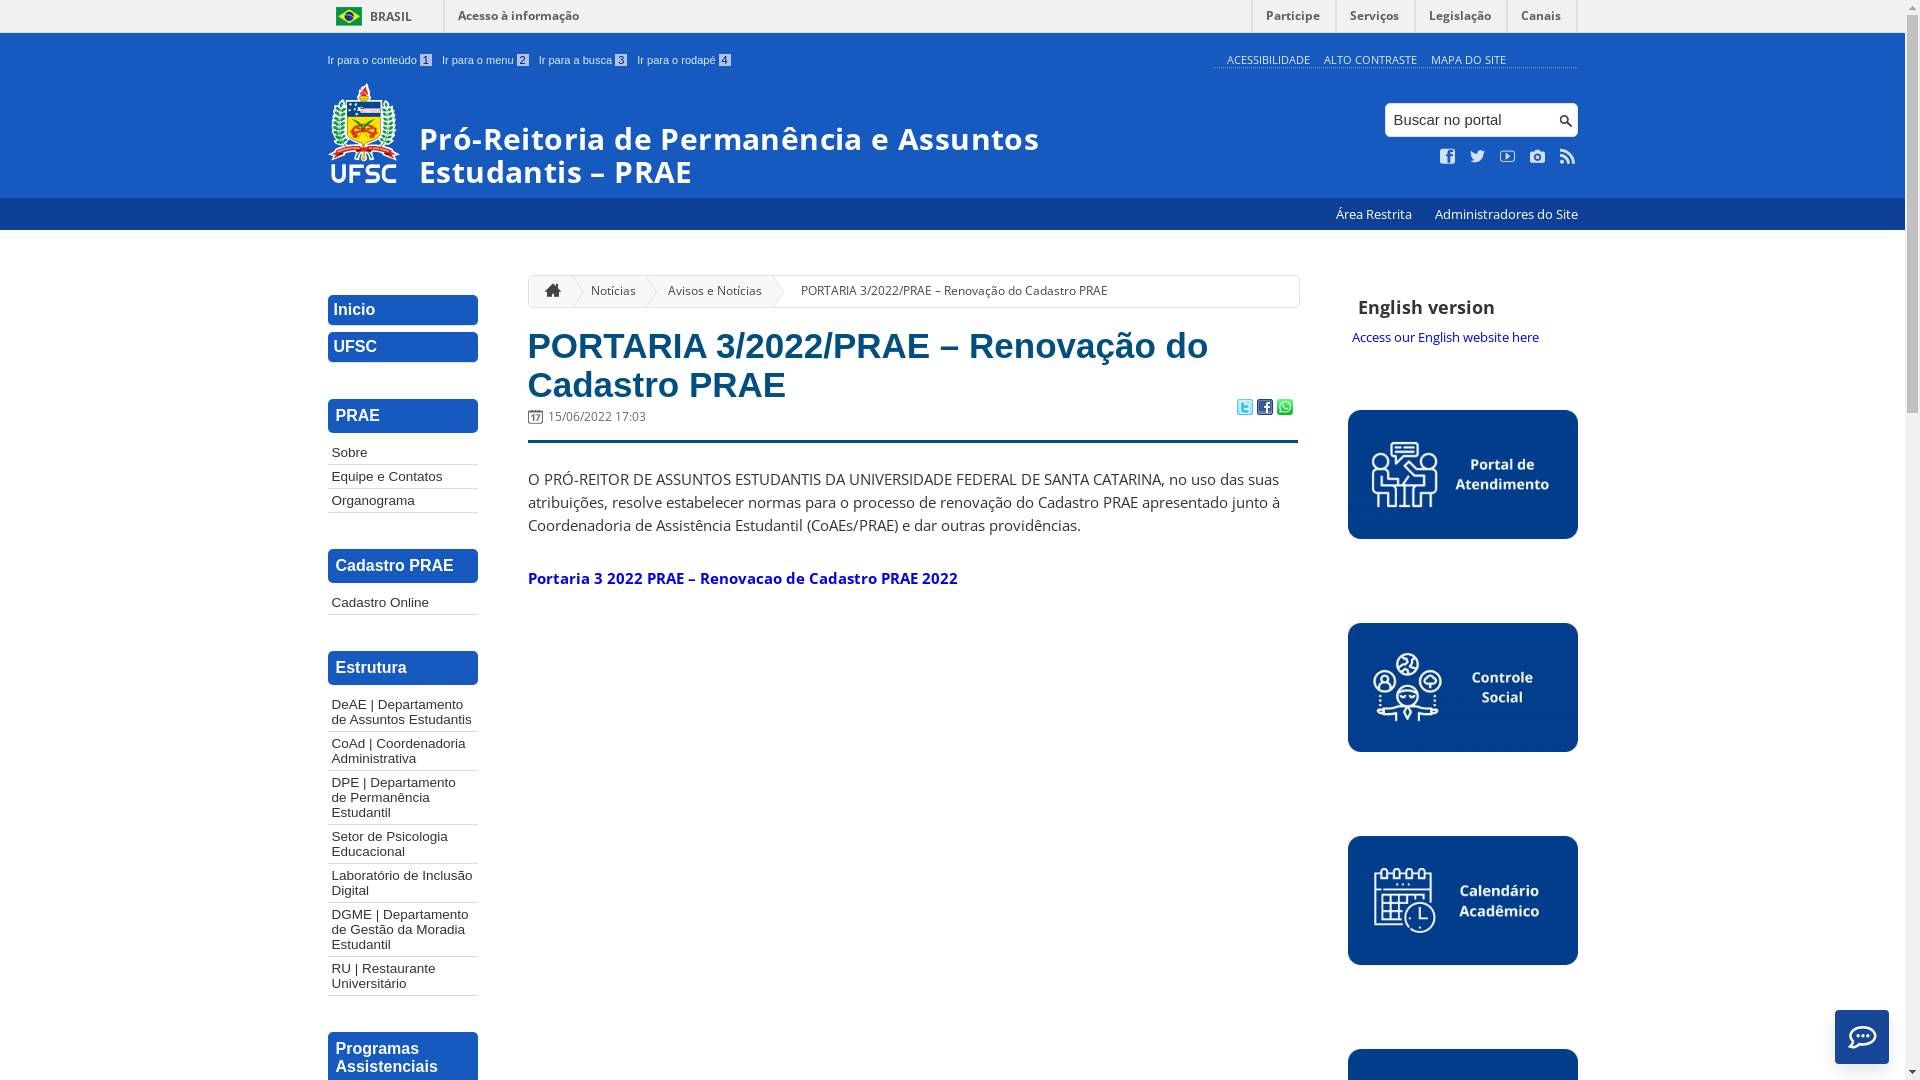 This screenshot has height=1080, width=1920. Describe the element at coordinates (1507, 20) in the screenshot. I see `'Canais'` at that location.